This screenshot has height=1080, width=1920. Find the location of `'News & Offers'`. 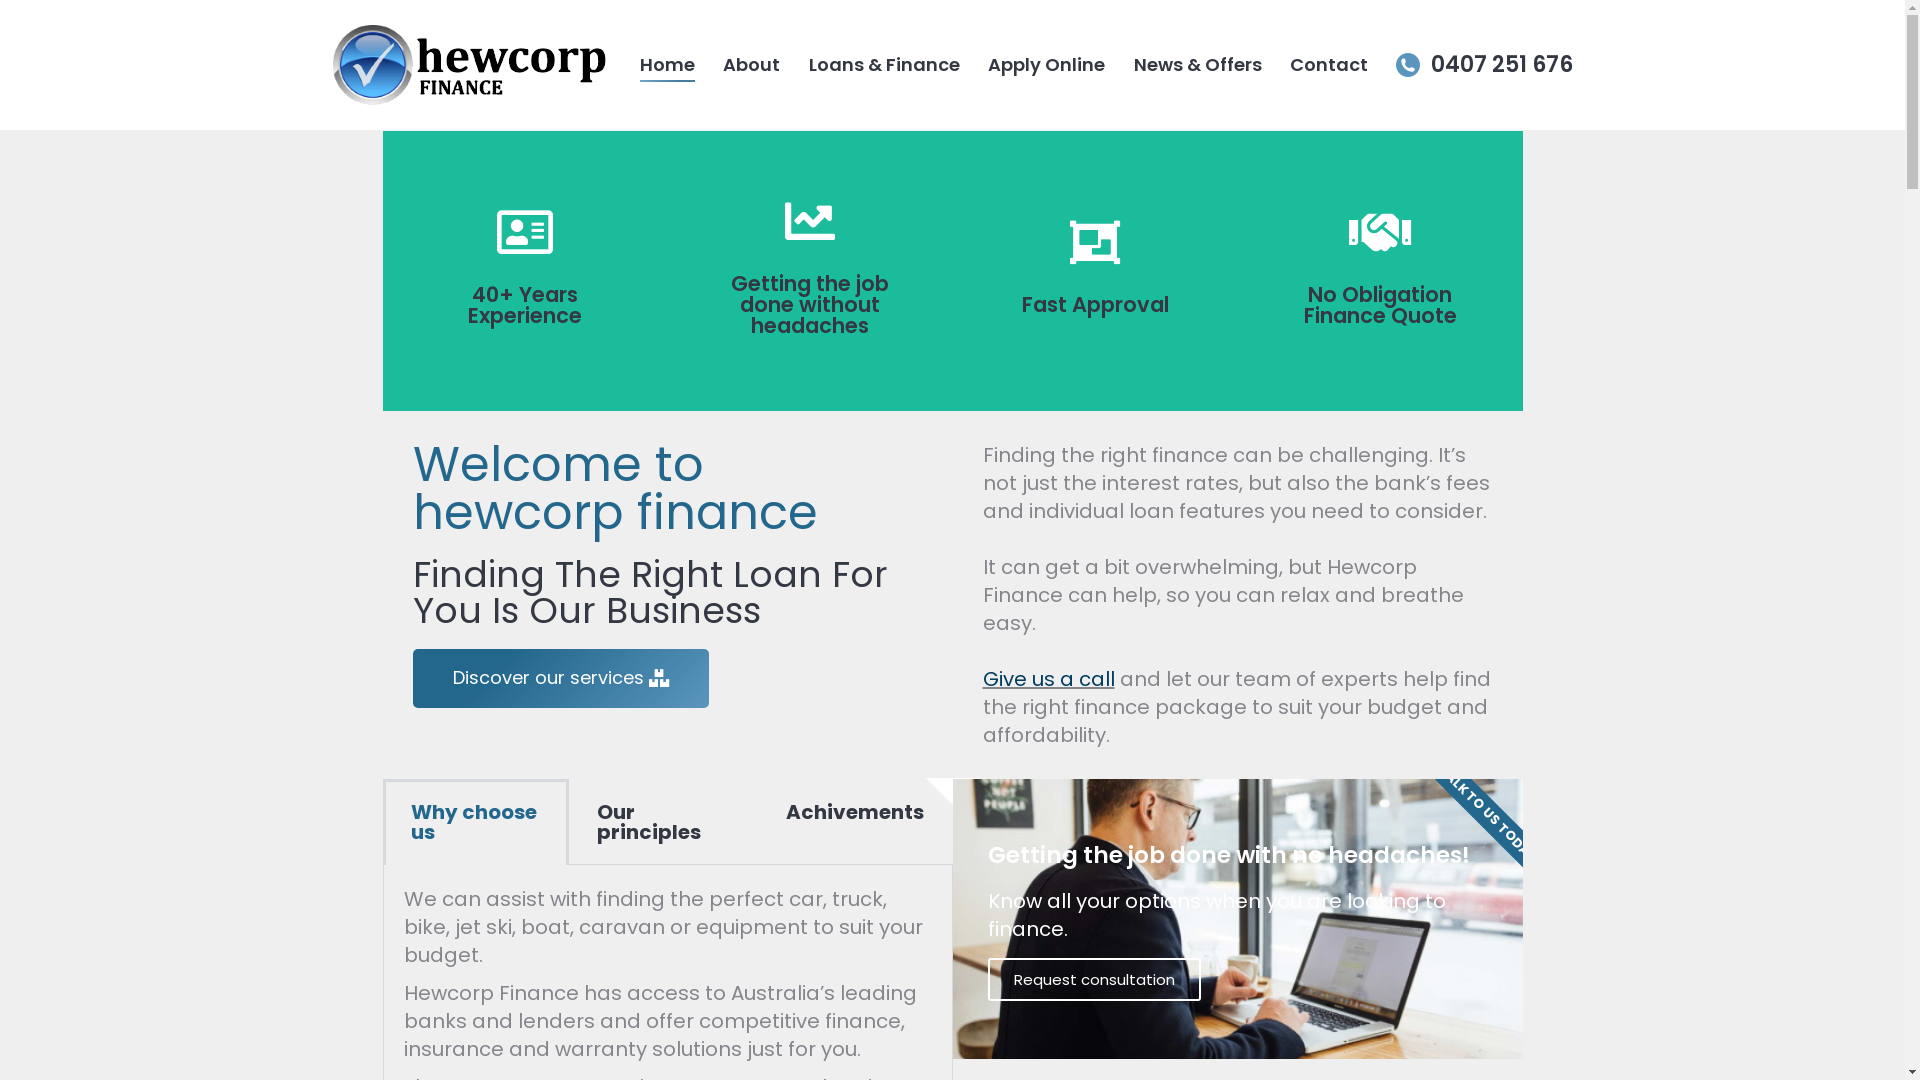

'News & Offers' is located at coordinates (1198, 64).